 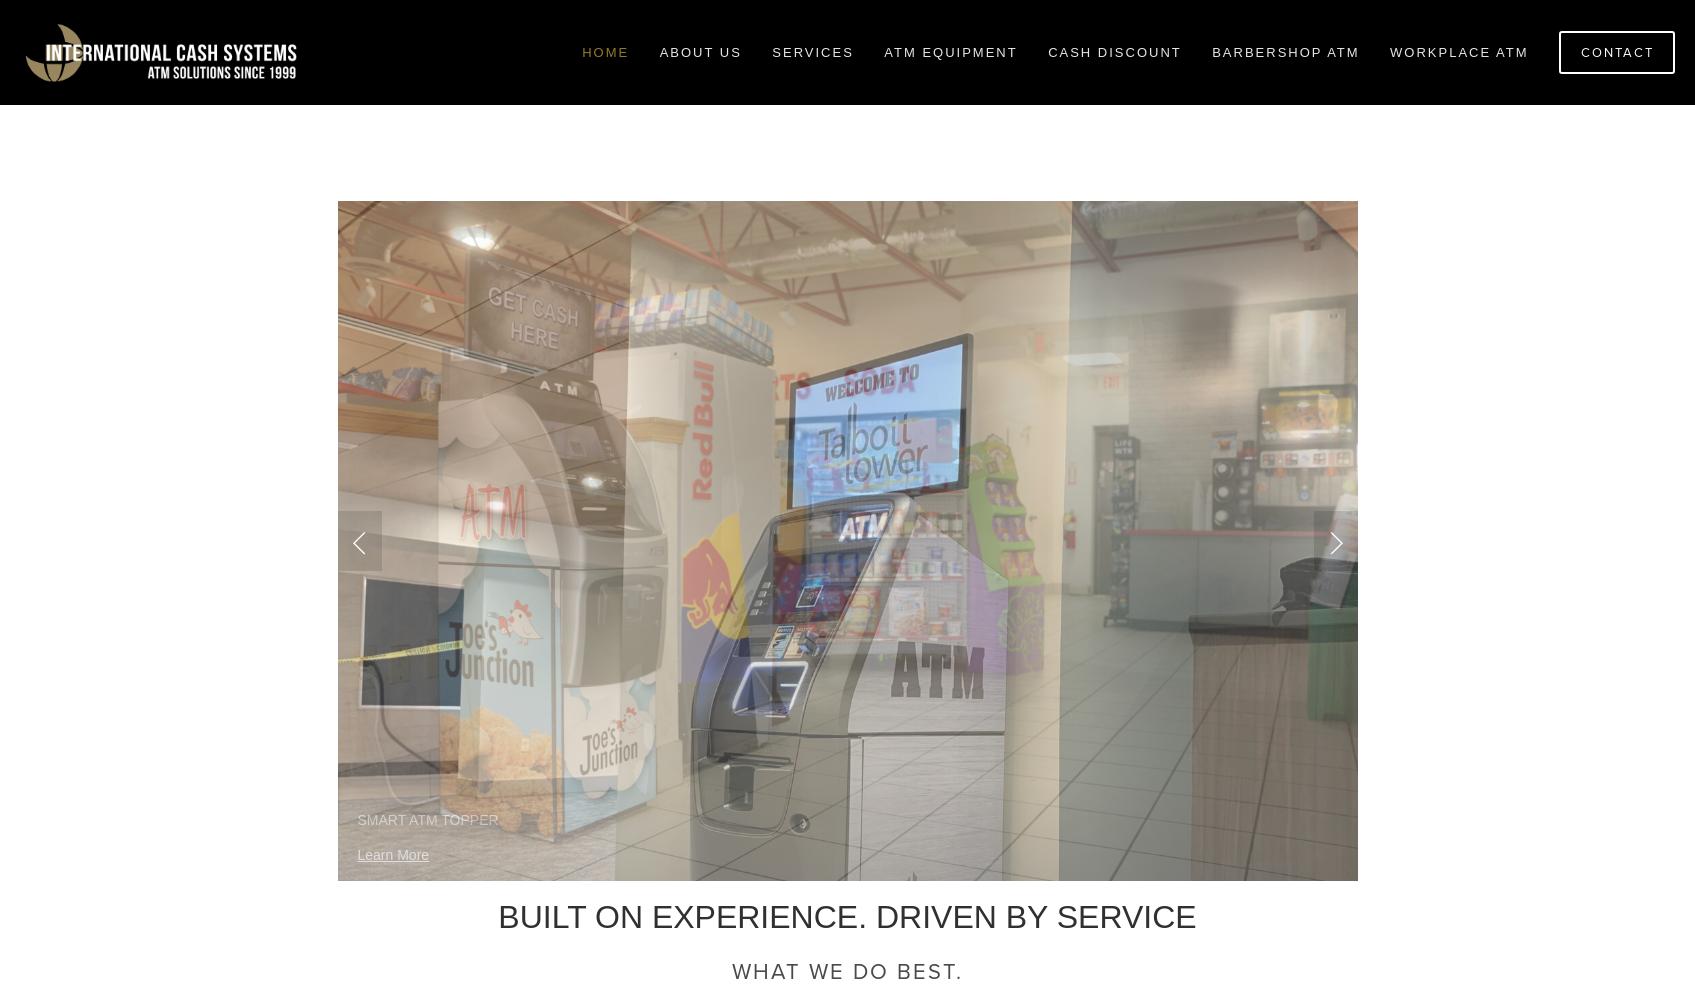 What do you see at coordinates (846, 917) in the screenshot?
I see `'BUILT ON EXPERIENCE. DRIVEN BY SERVICE'` at bounding box center [846, 917].